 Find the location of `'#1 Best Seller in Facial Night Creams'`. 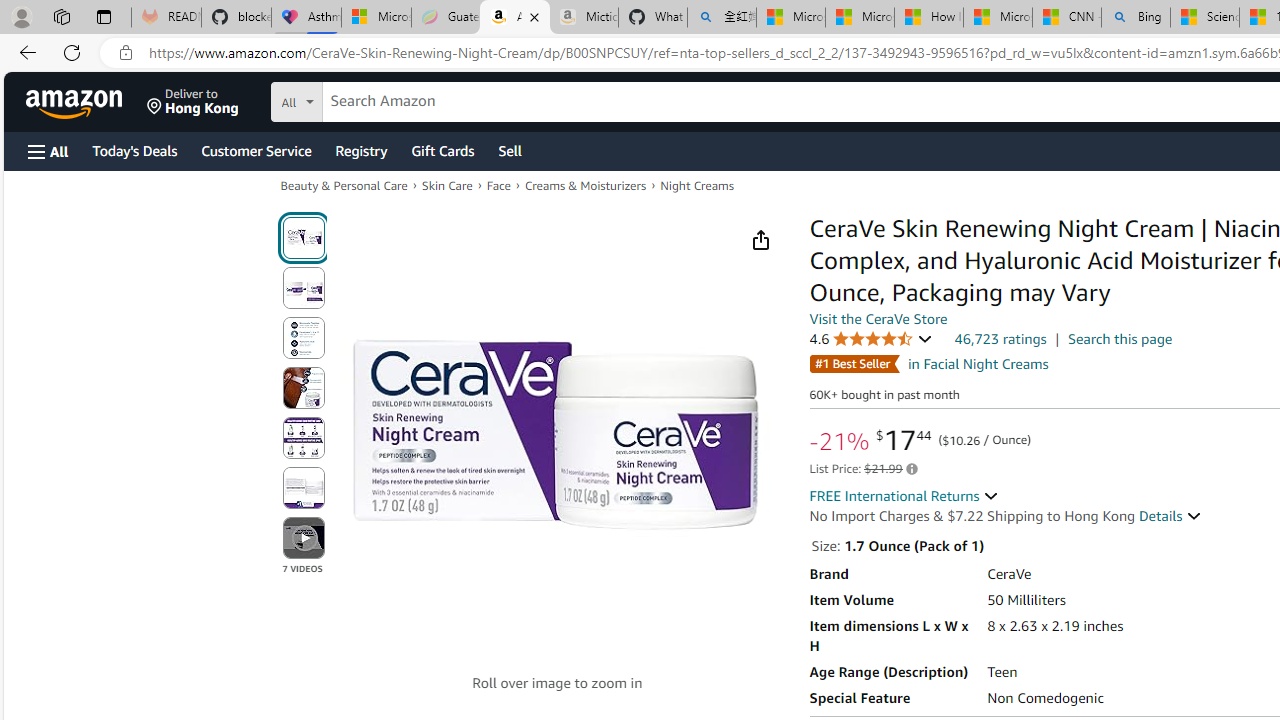

'#1 Best Seller in Facial Night Creams' is located at coordinates (928, 363).